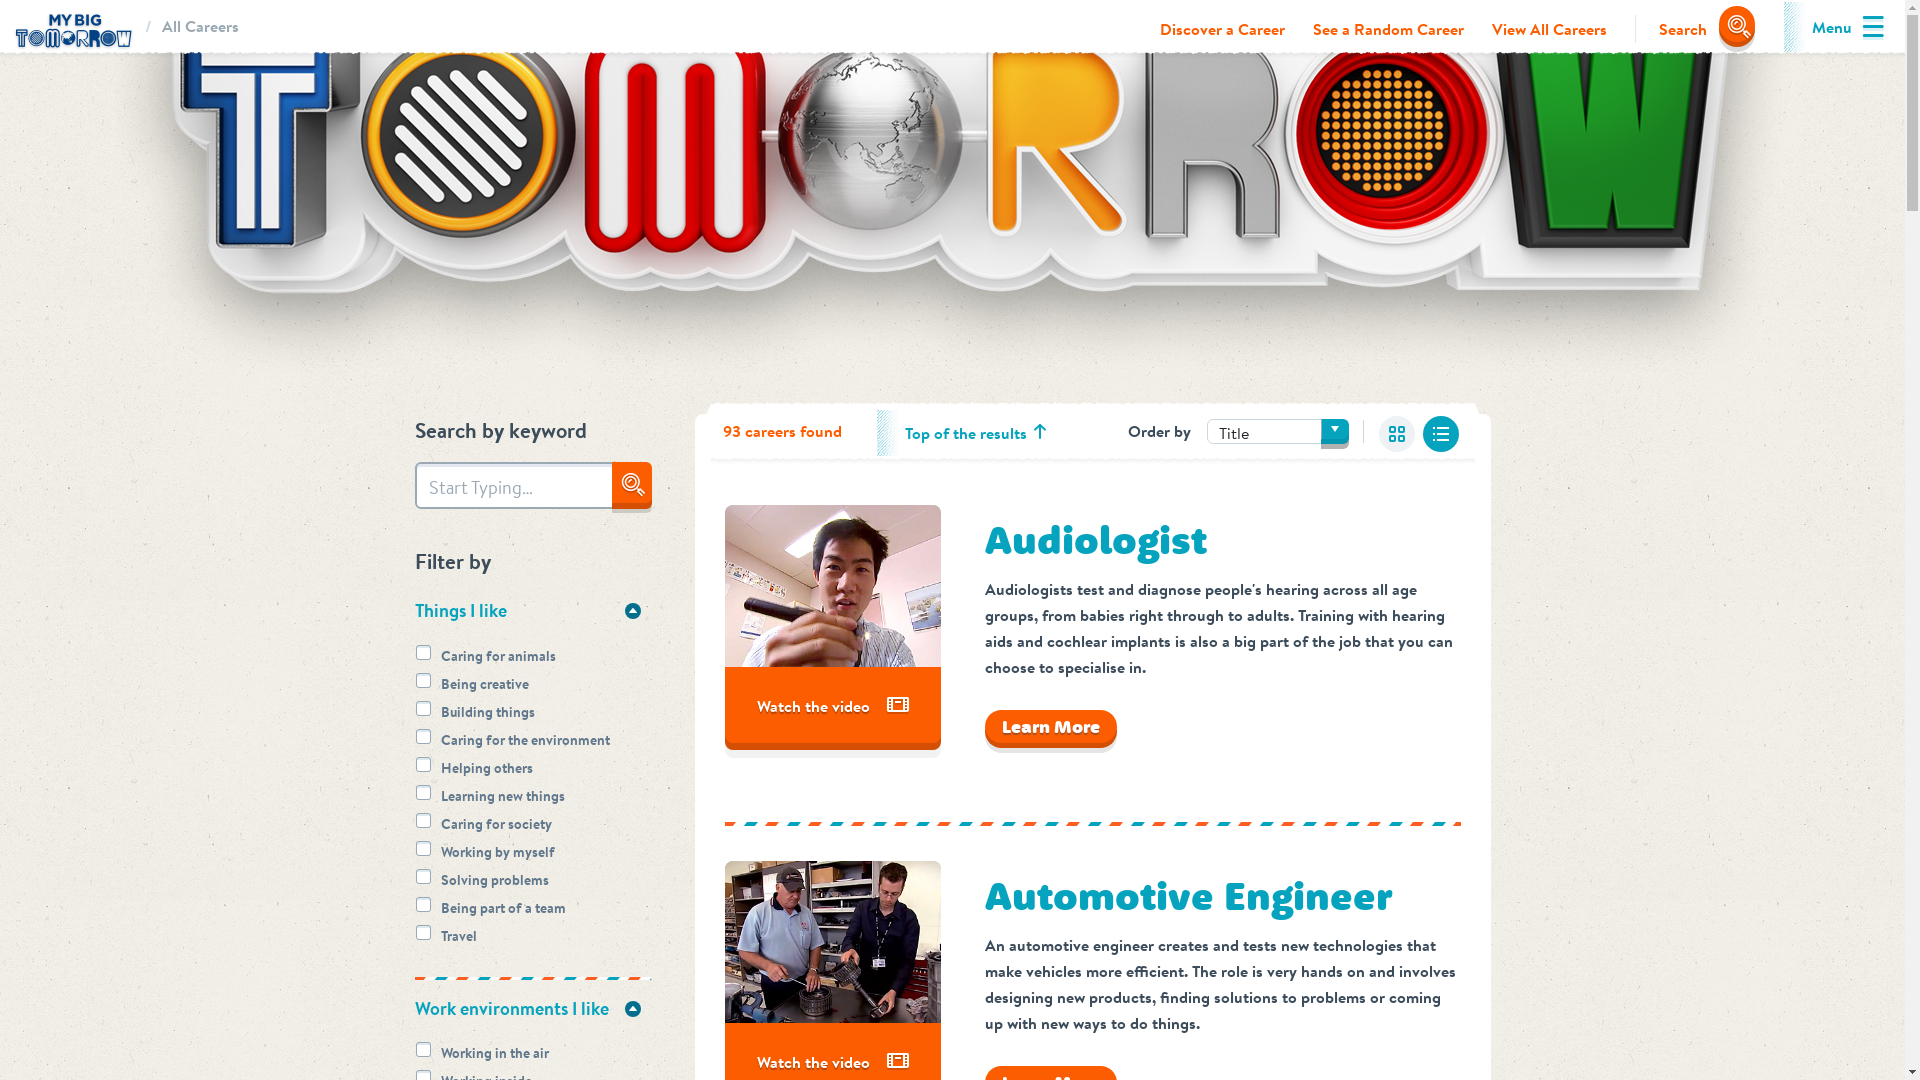  Describe the element at coordinates (532, 609) in the screenshot. I see `'Things I like'` at that location.